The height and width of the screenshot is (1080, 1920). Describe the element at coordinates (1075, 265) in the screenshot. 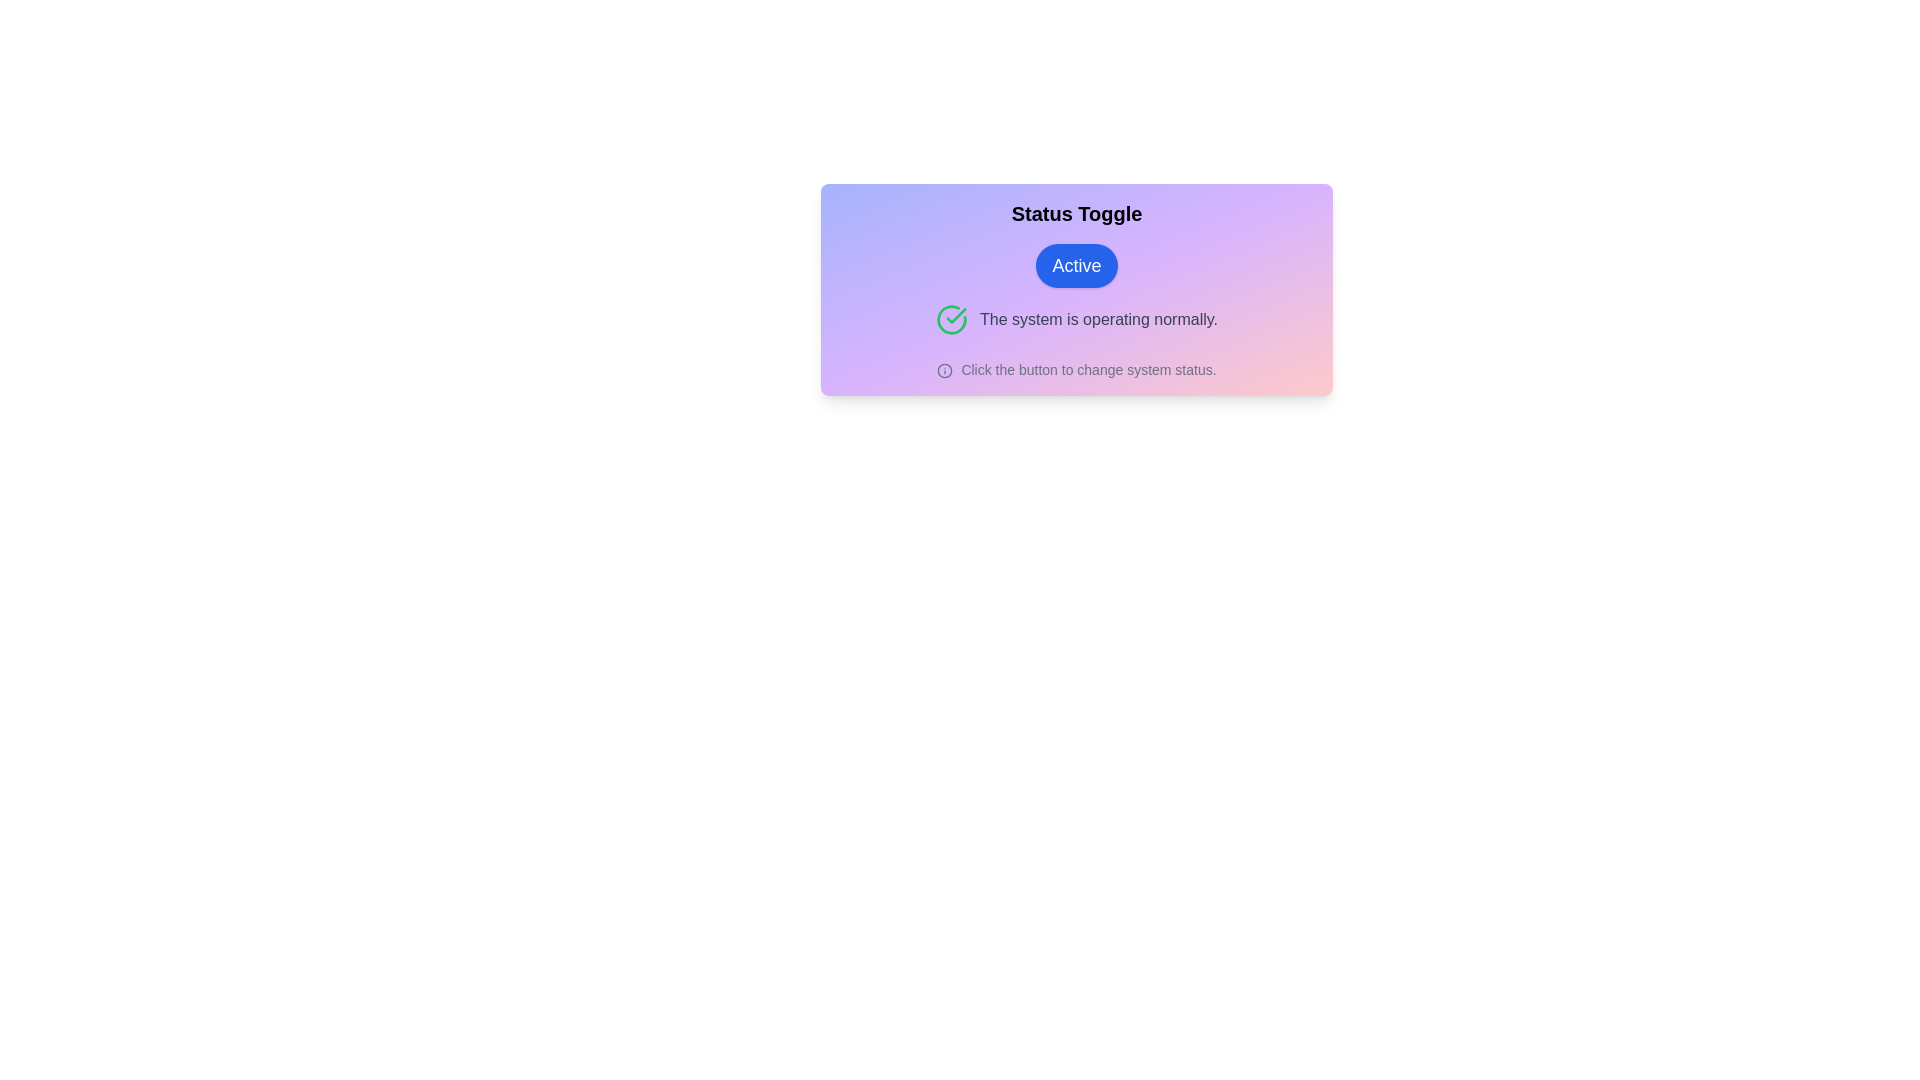

I see `the button to observe hover effects` at that location.